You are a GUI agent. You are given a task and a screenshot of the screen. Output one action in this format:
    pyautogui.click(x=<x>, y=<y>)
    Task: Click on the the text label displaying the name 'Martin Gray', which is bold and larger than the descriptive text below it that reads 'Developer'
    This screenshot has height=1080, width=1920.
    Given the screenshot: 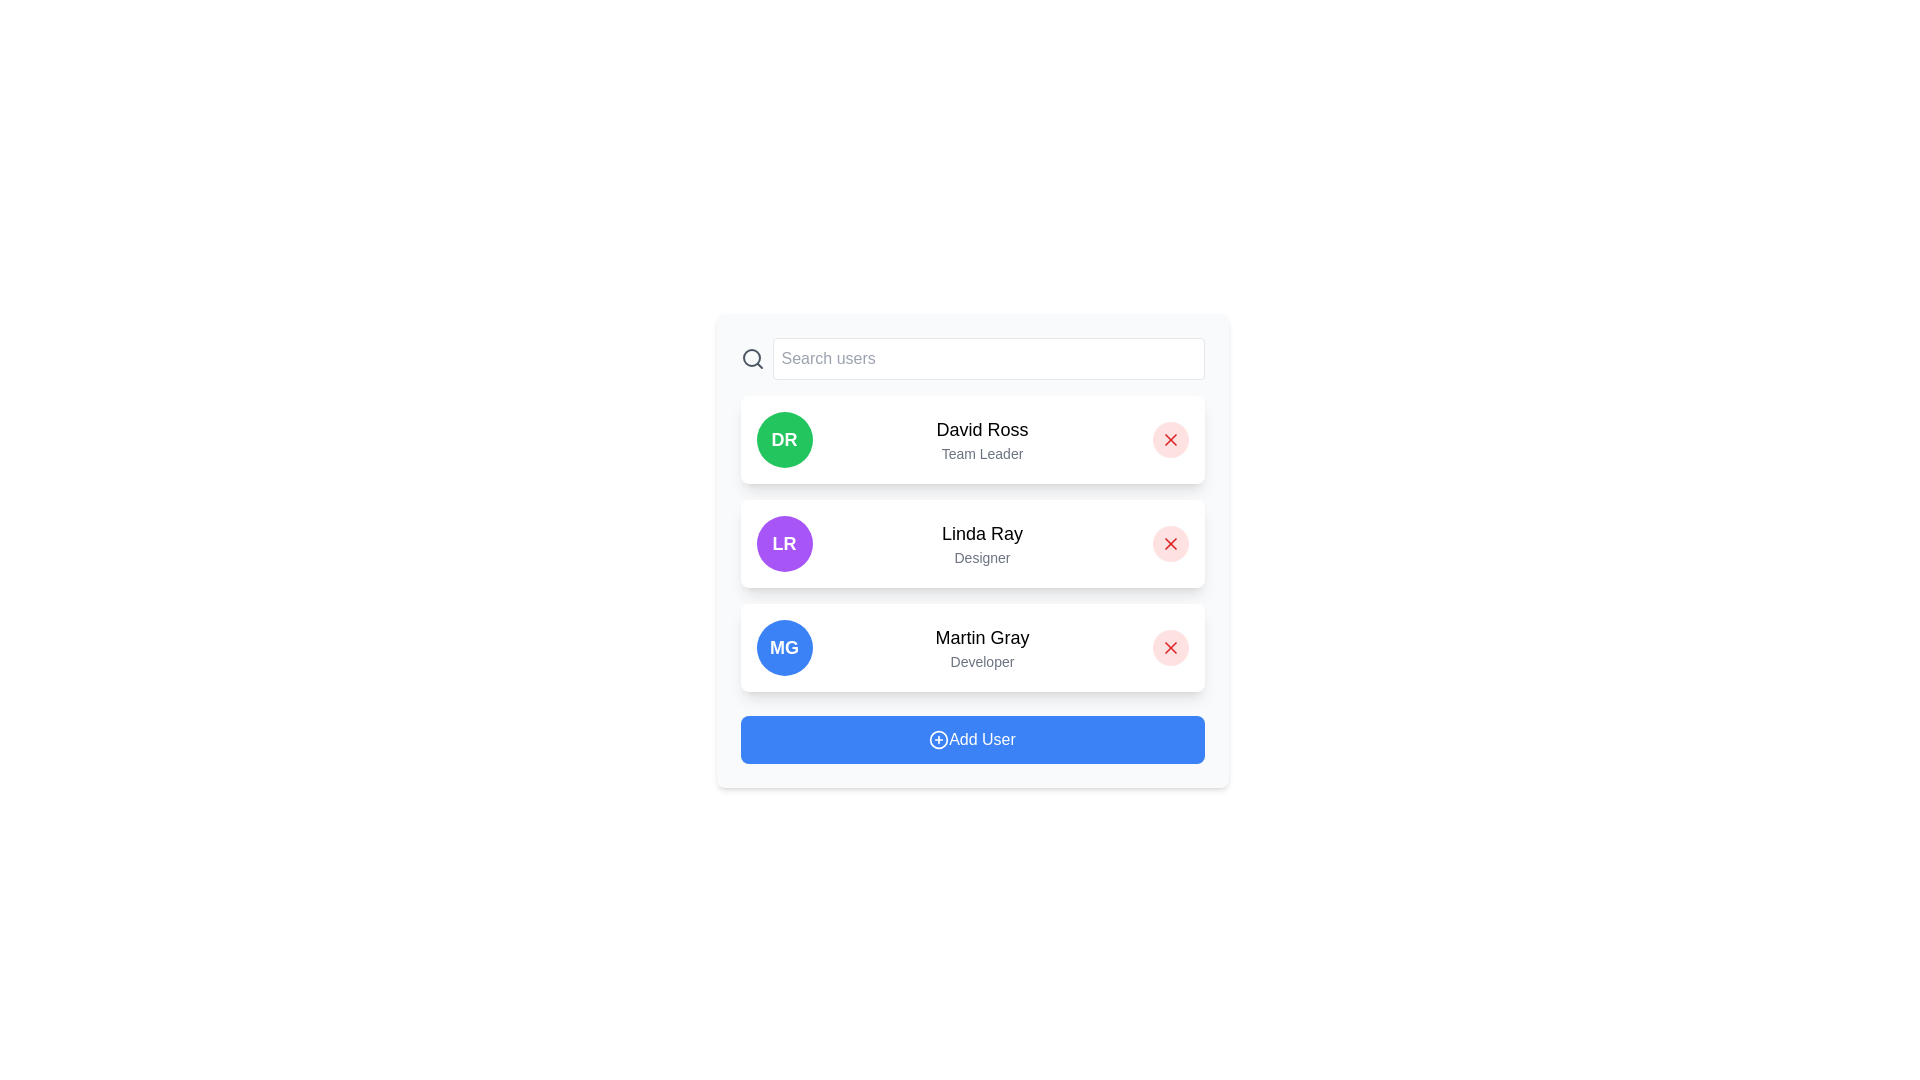 What is the action you would take?
    pyautogui.click(x=982, y=637)
    